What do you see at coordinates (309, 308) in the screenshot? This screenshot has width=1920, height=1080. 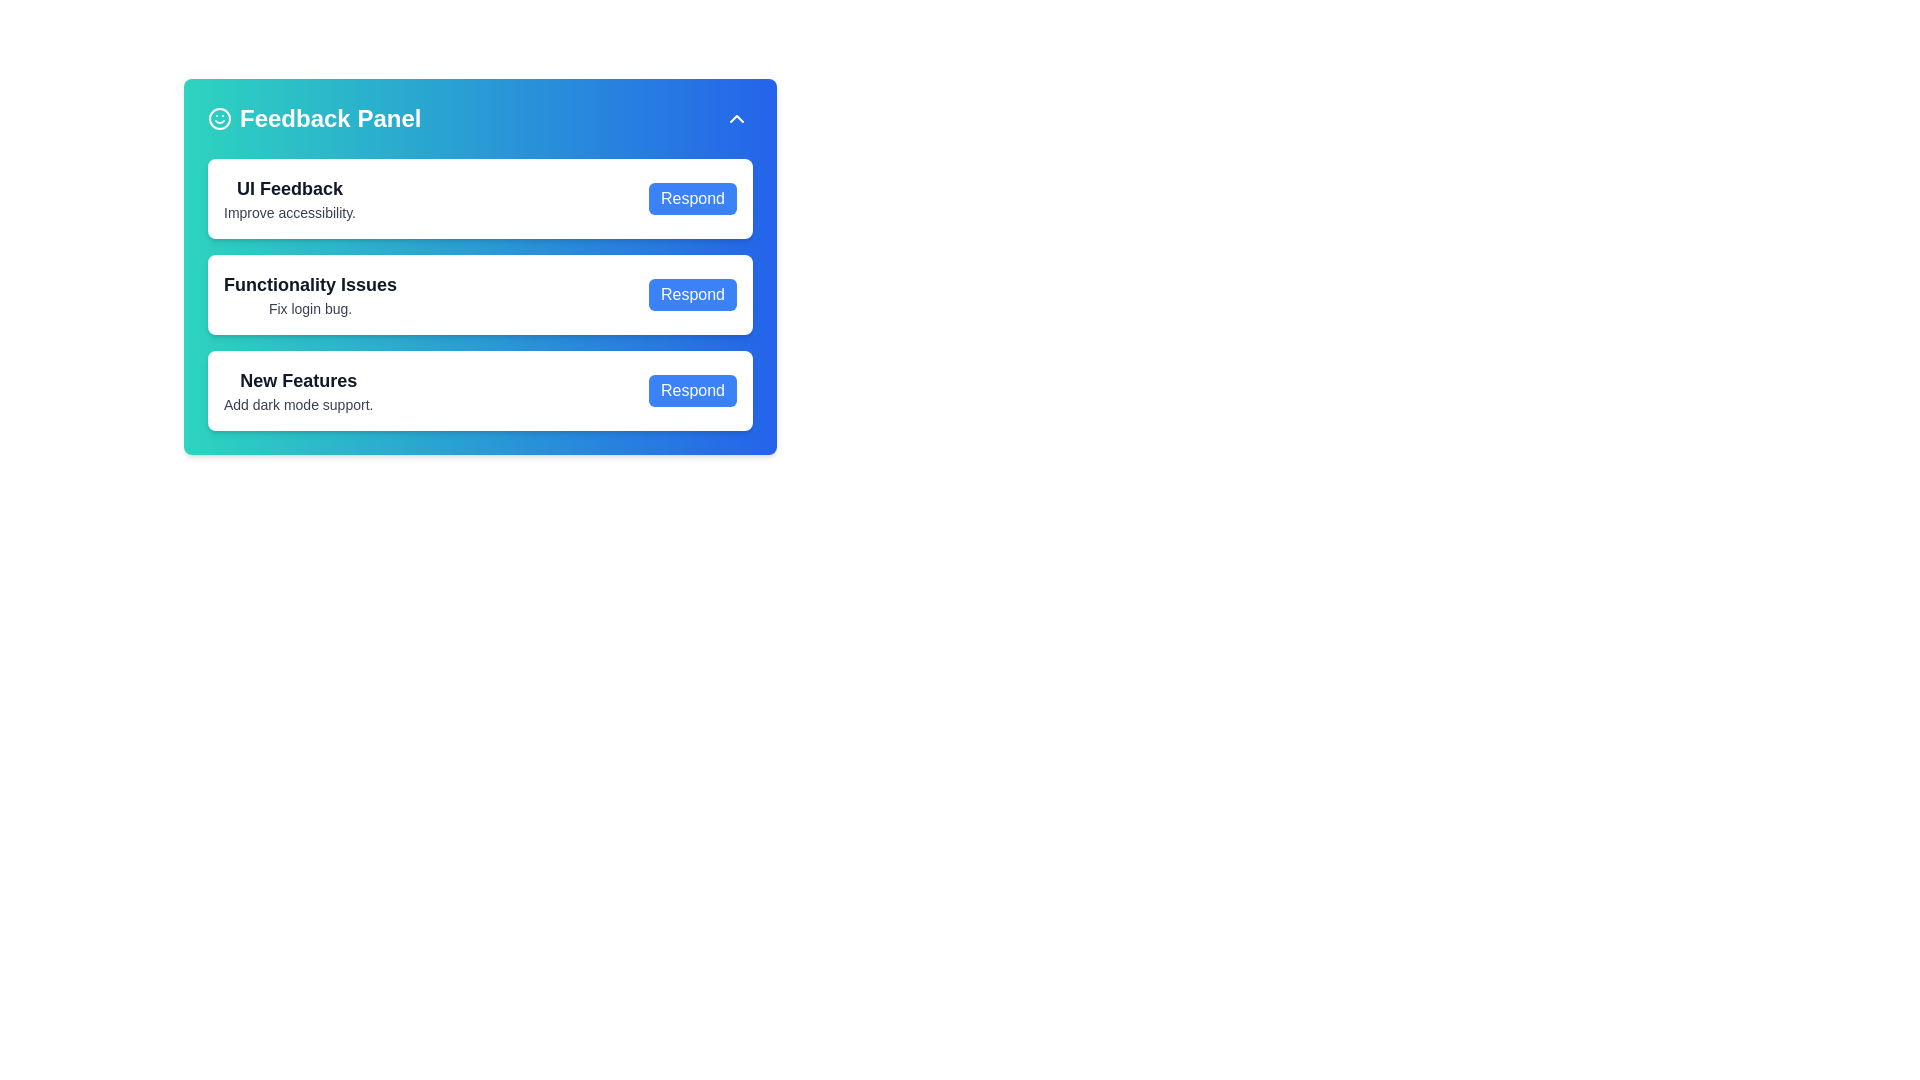 I see `static text display located underneath the 'Functionality Issues' heading, which provides additional information related to this topic` at bounding box center [309, 308].